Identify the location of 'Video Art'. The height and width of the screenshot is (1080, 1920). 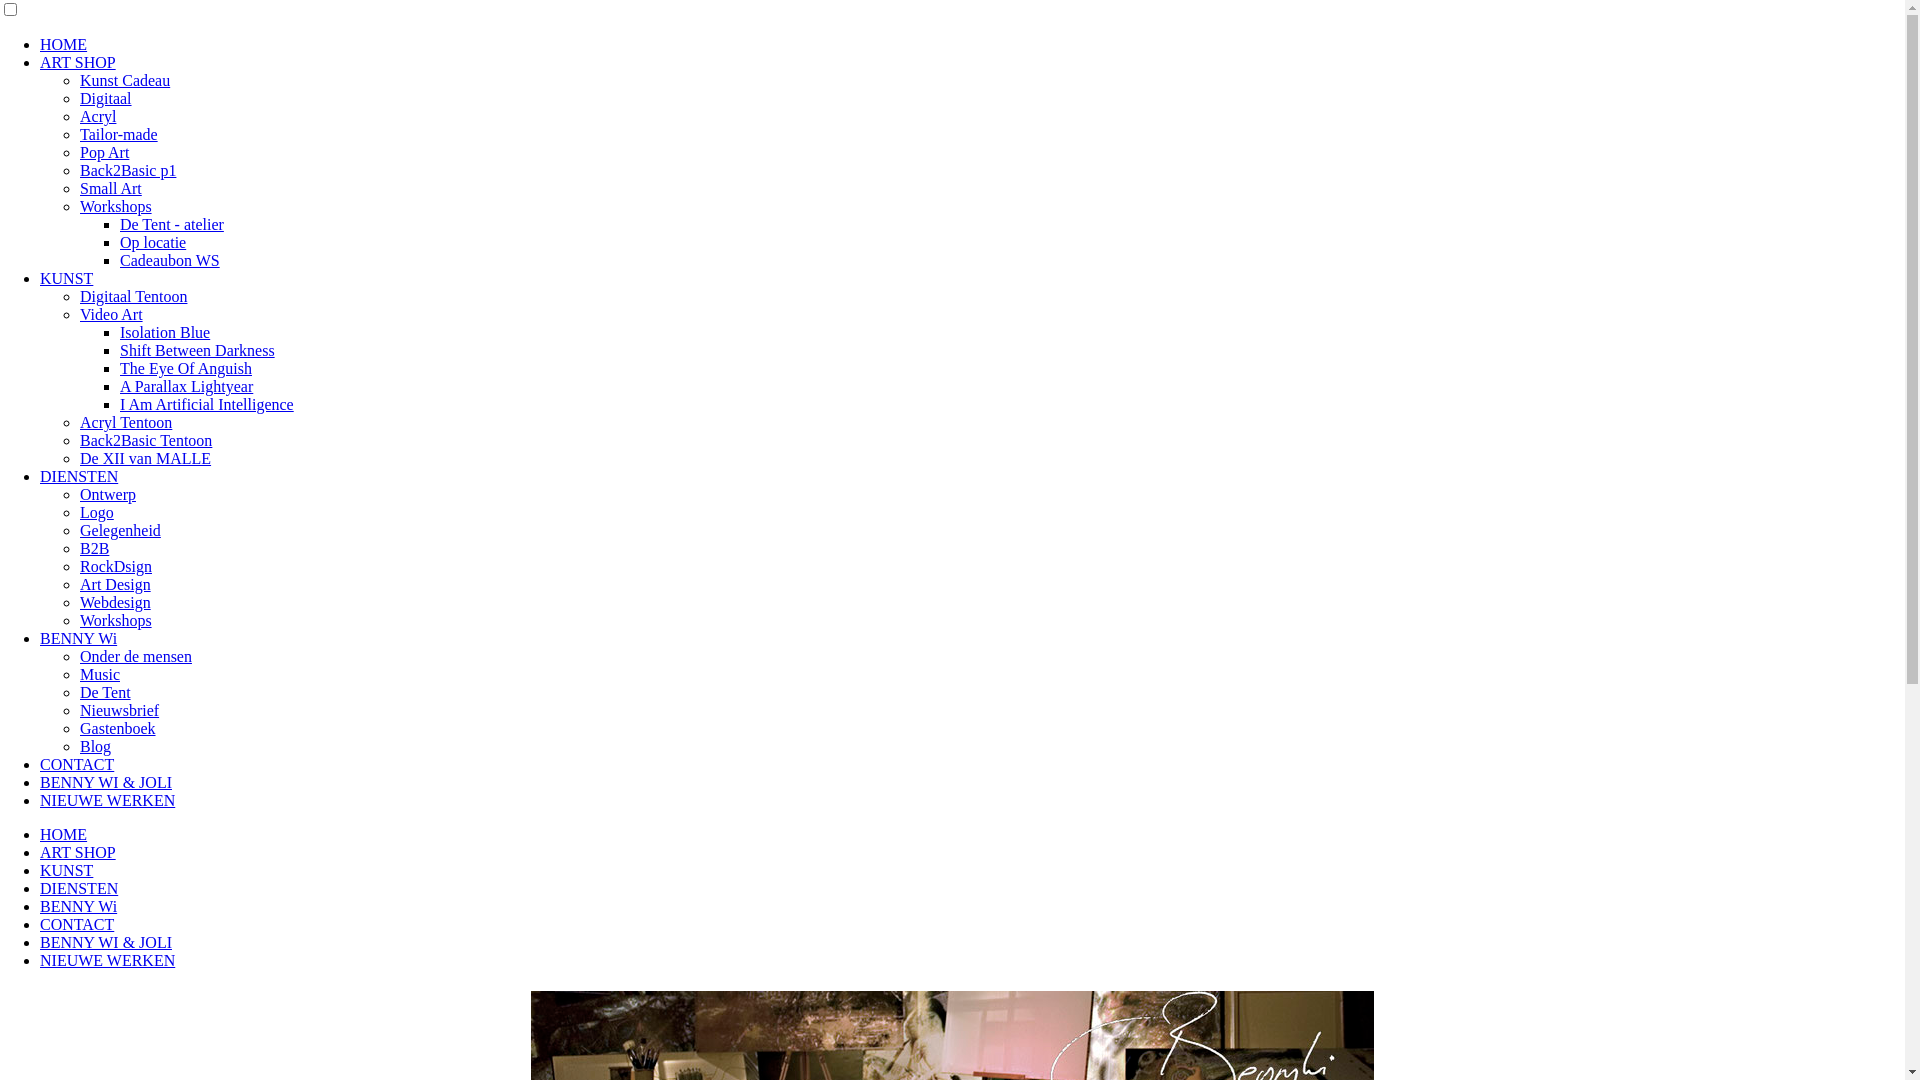
(110, 314).